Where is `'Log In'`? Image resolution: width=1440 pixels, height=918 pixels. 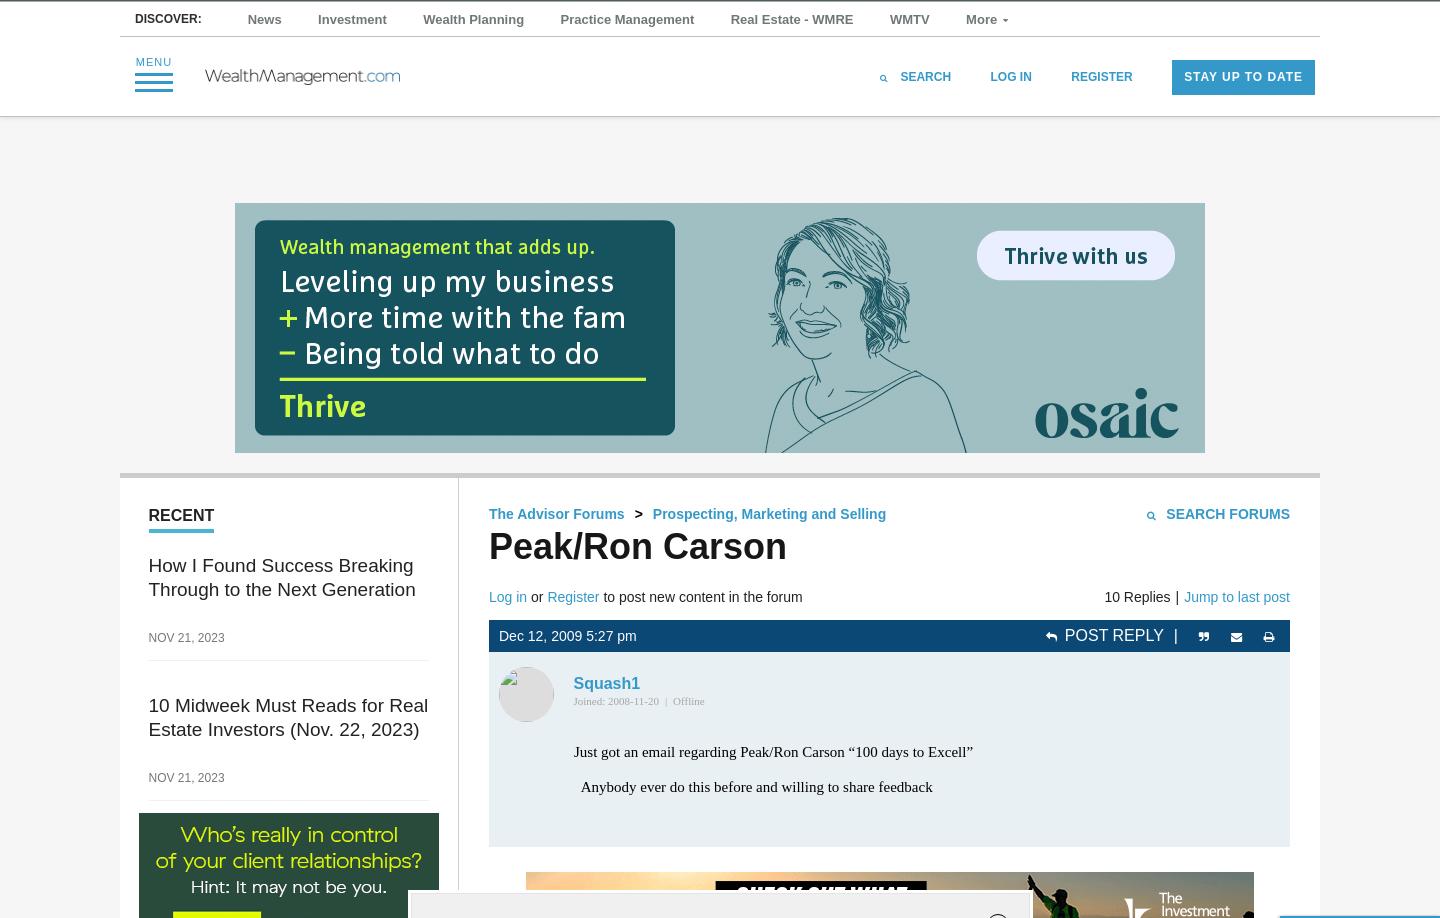 'Log In' is located at coordinates (1009, 117).